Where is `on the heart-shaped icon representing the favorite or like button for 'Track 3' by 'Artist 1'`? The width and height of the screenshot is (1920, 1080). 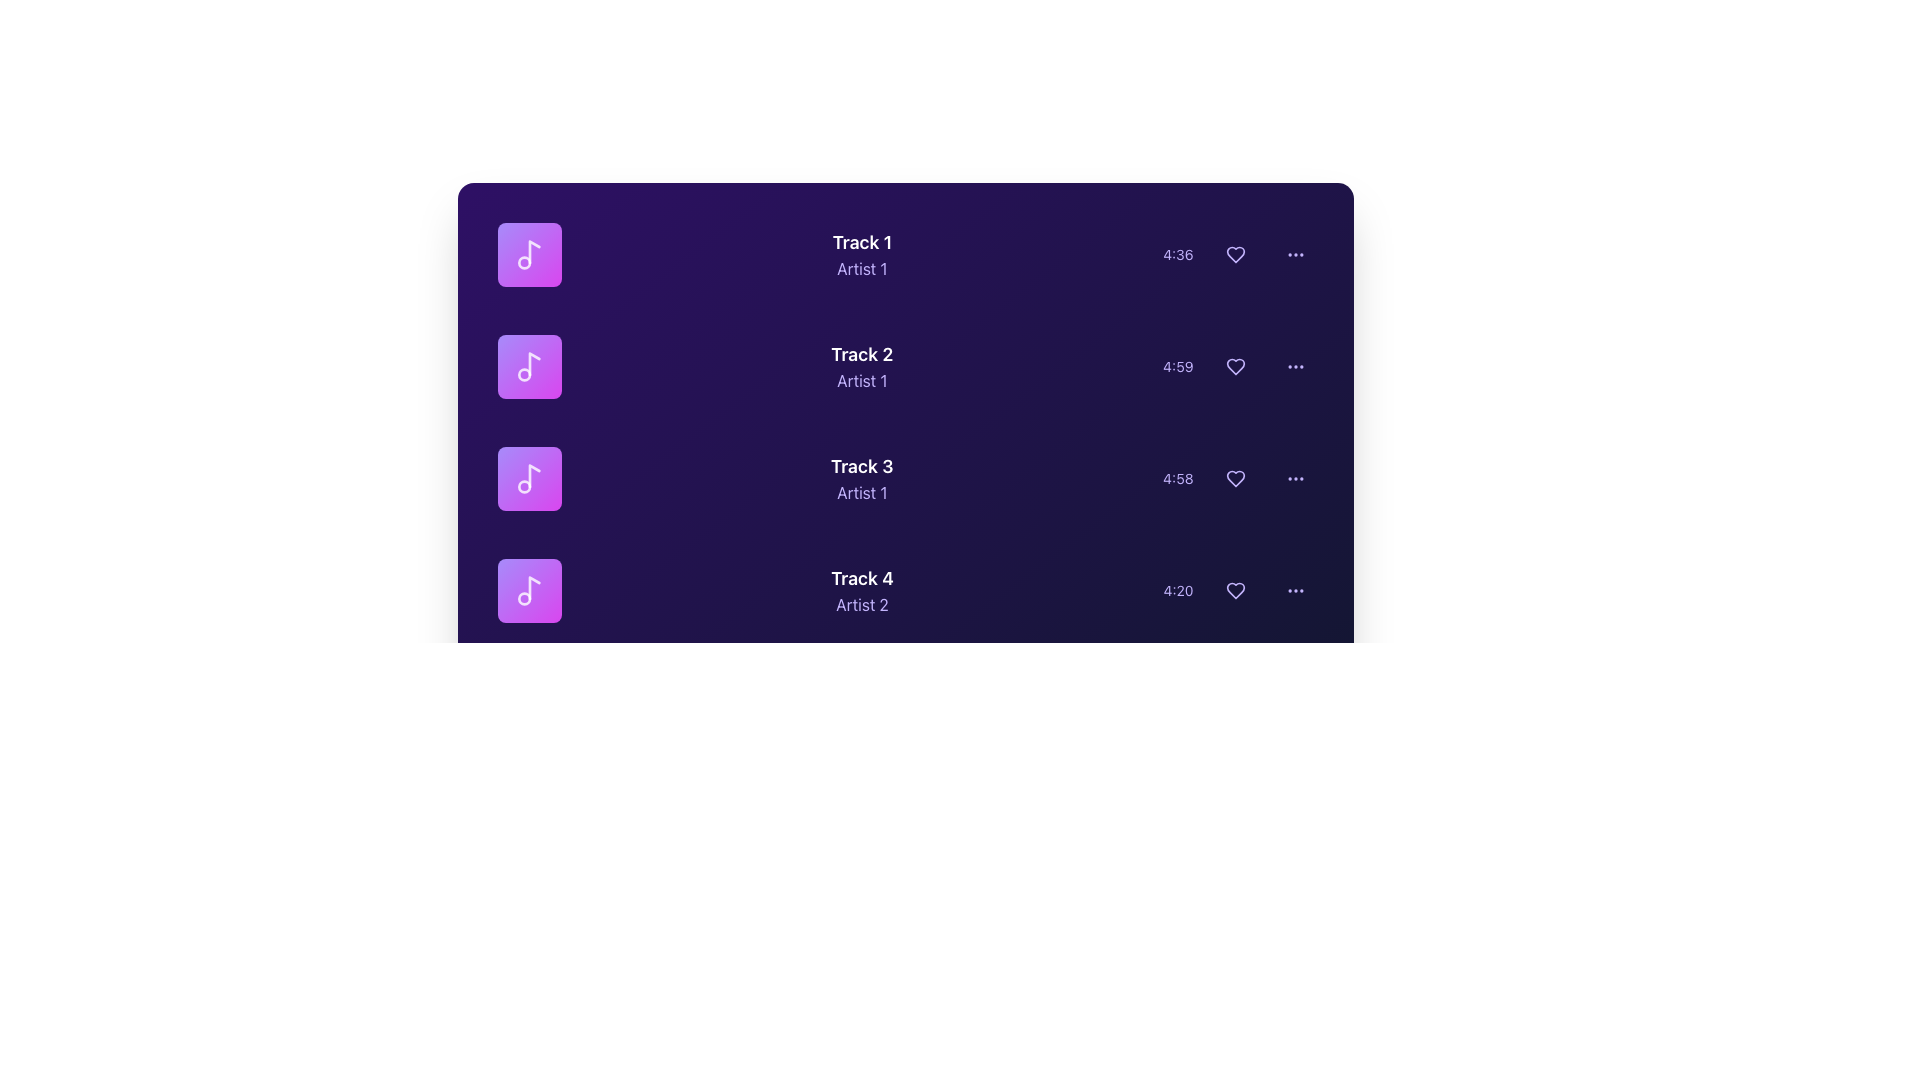 on the heart-shaped icon representing the favorite or like button for 'Track 3' by 'Artist 1' is located at coordinates (1234, 478).